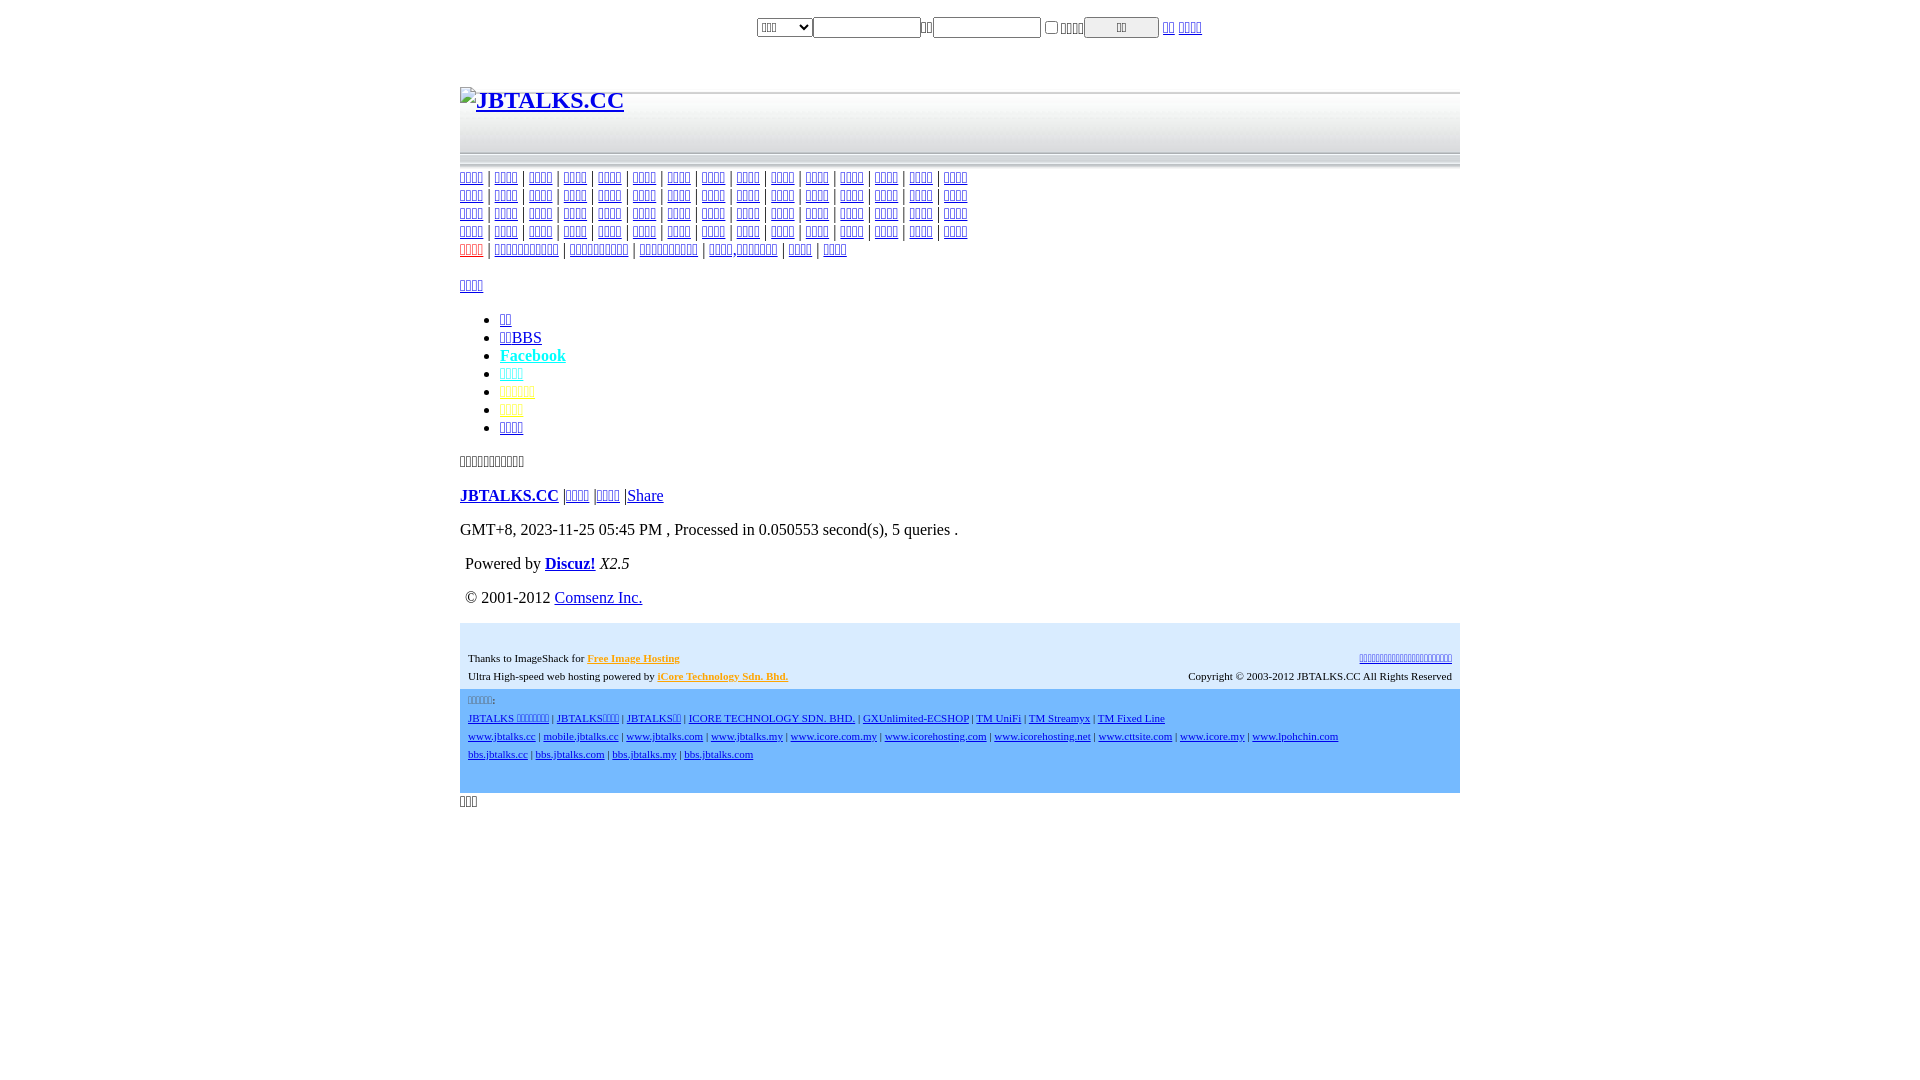 The image size is (1920, 1080). I want to click on 'TM UniFi', so click(998, 716).